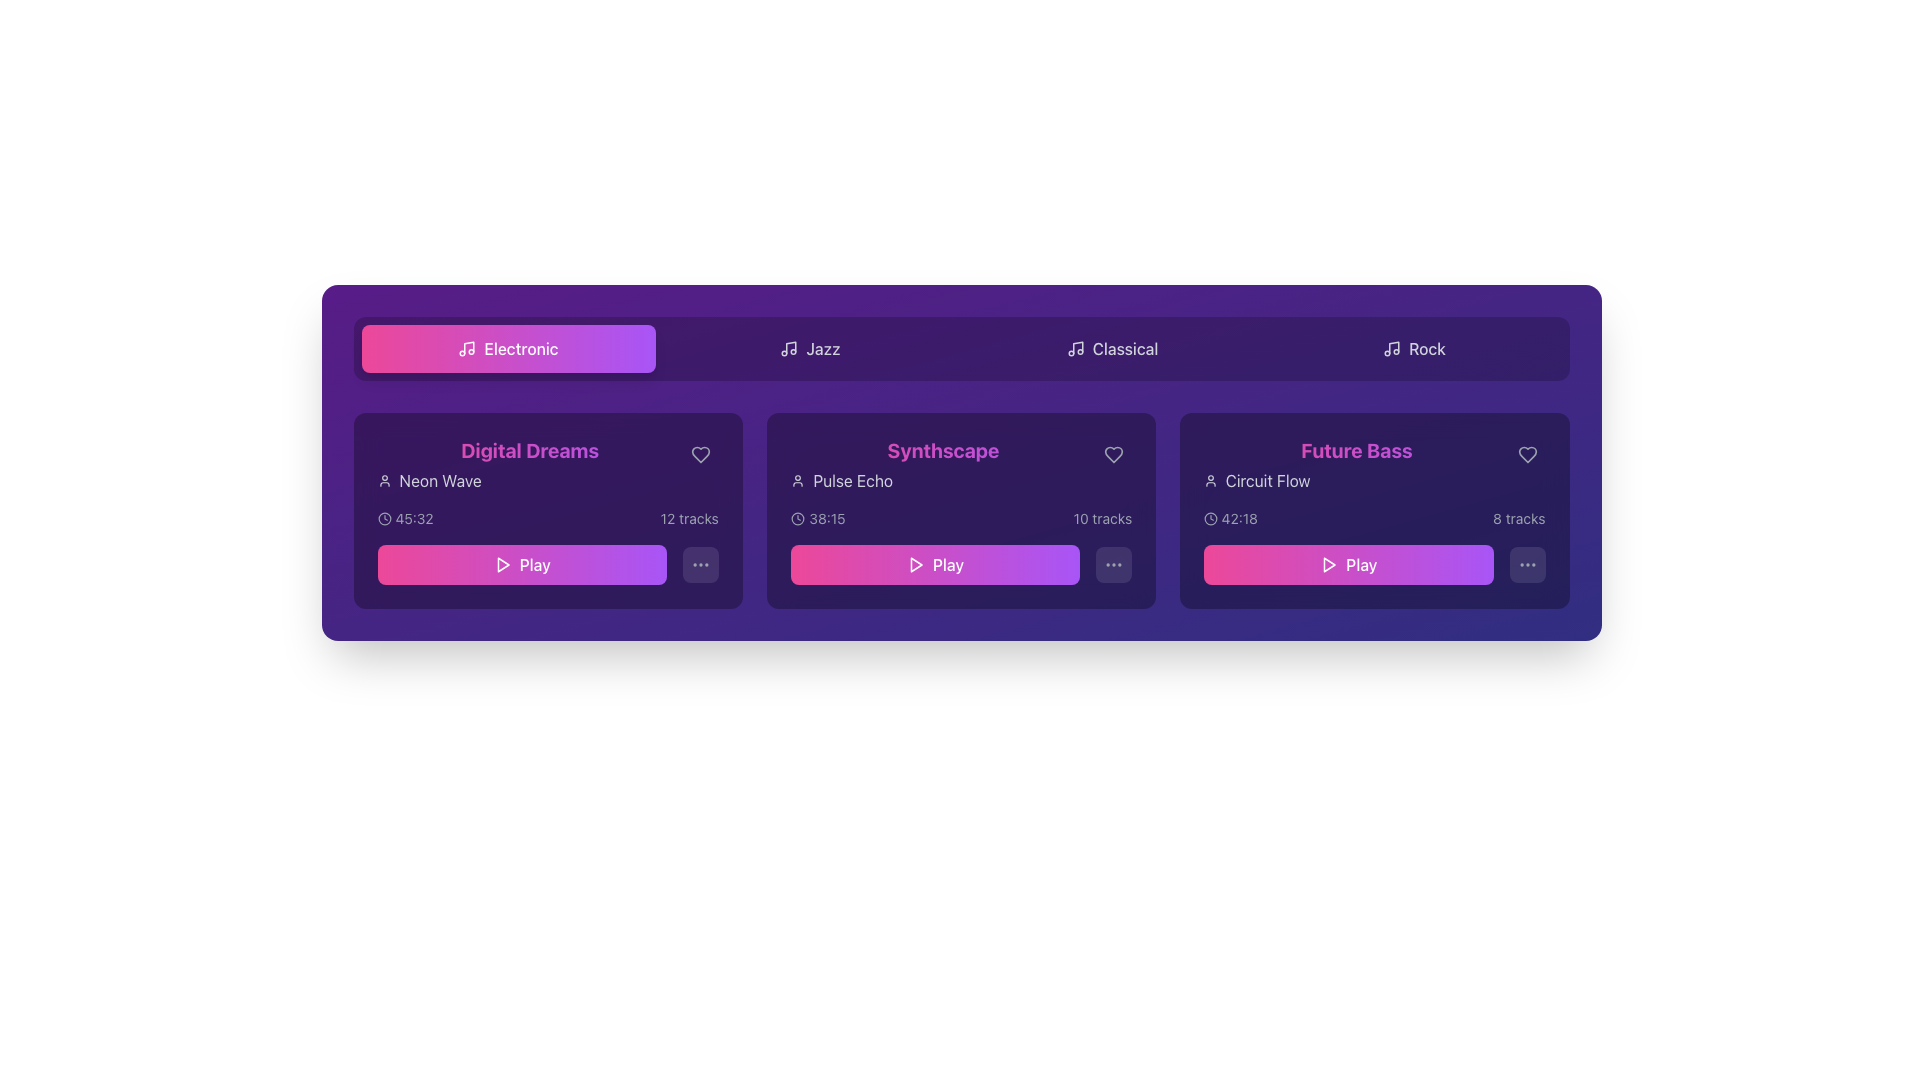 This screenshot has width=1920, height=1080. I want to click on the category selector for the music genre 'Classical' to filter or navigate to related content, so click(1111, 347).